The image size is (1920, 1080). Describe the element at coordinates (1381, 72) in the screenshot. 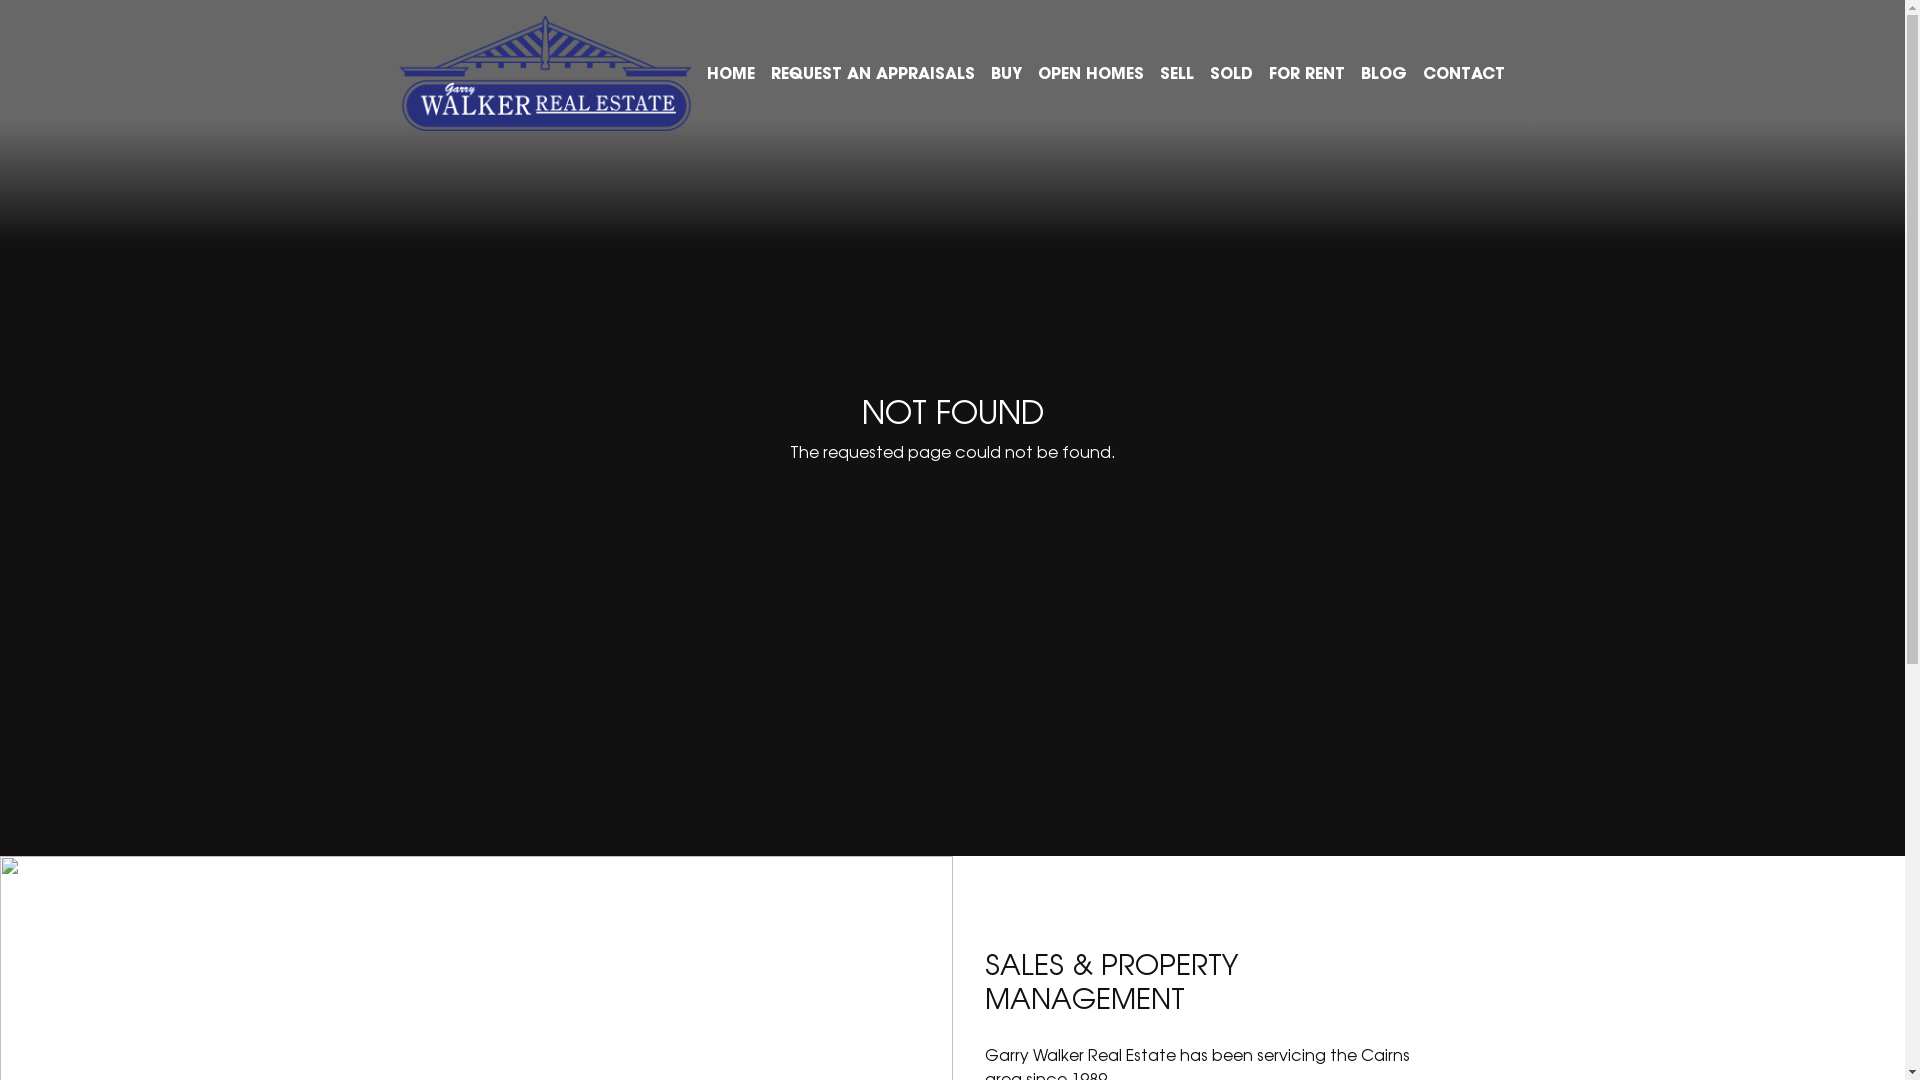

I see `'BLOG'` at that location.